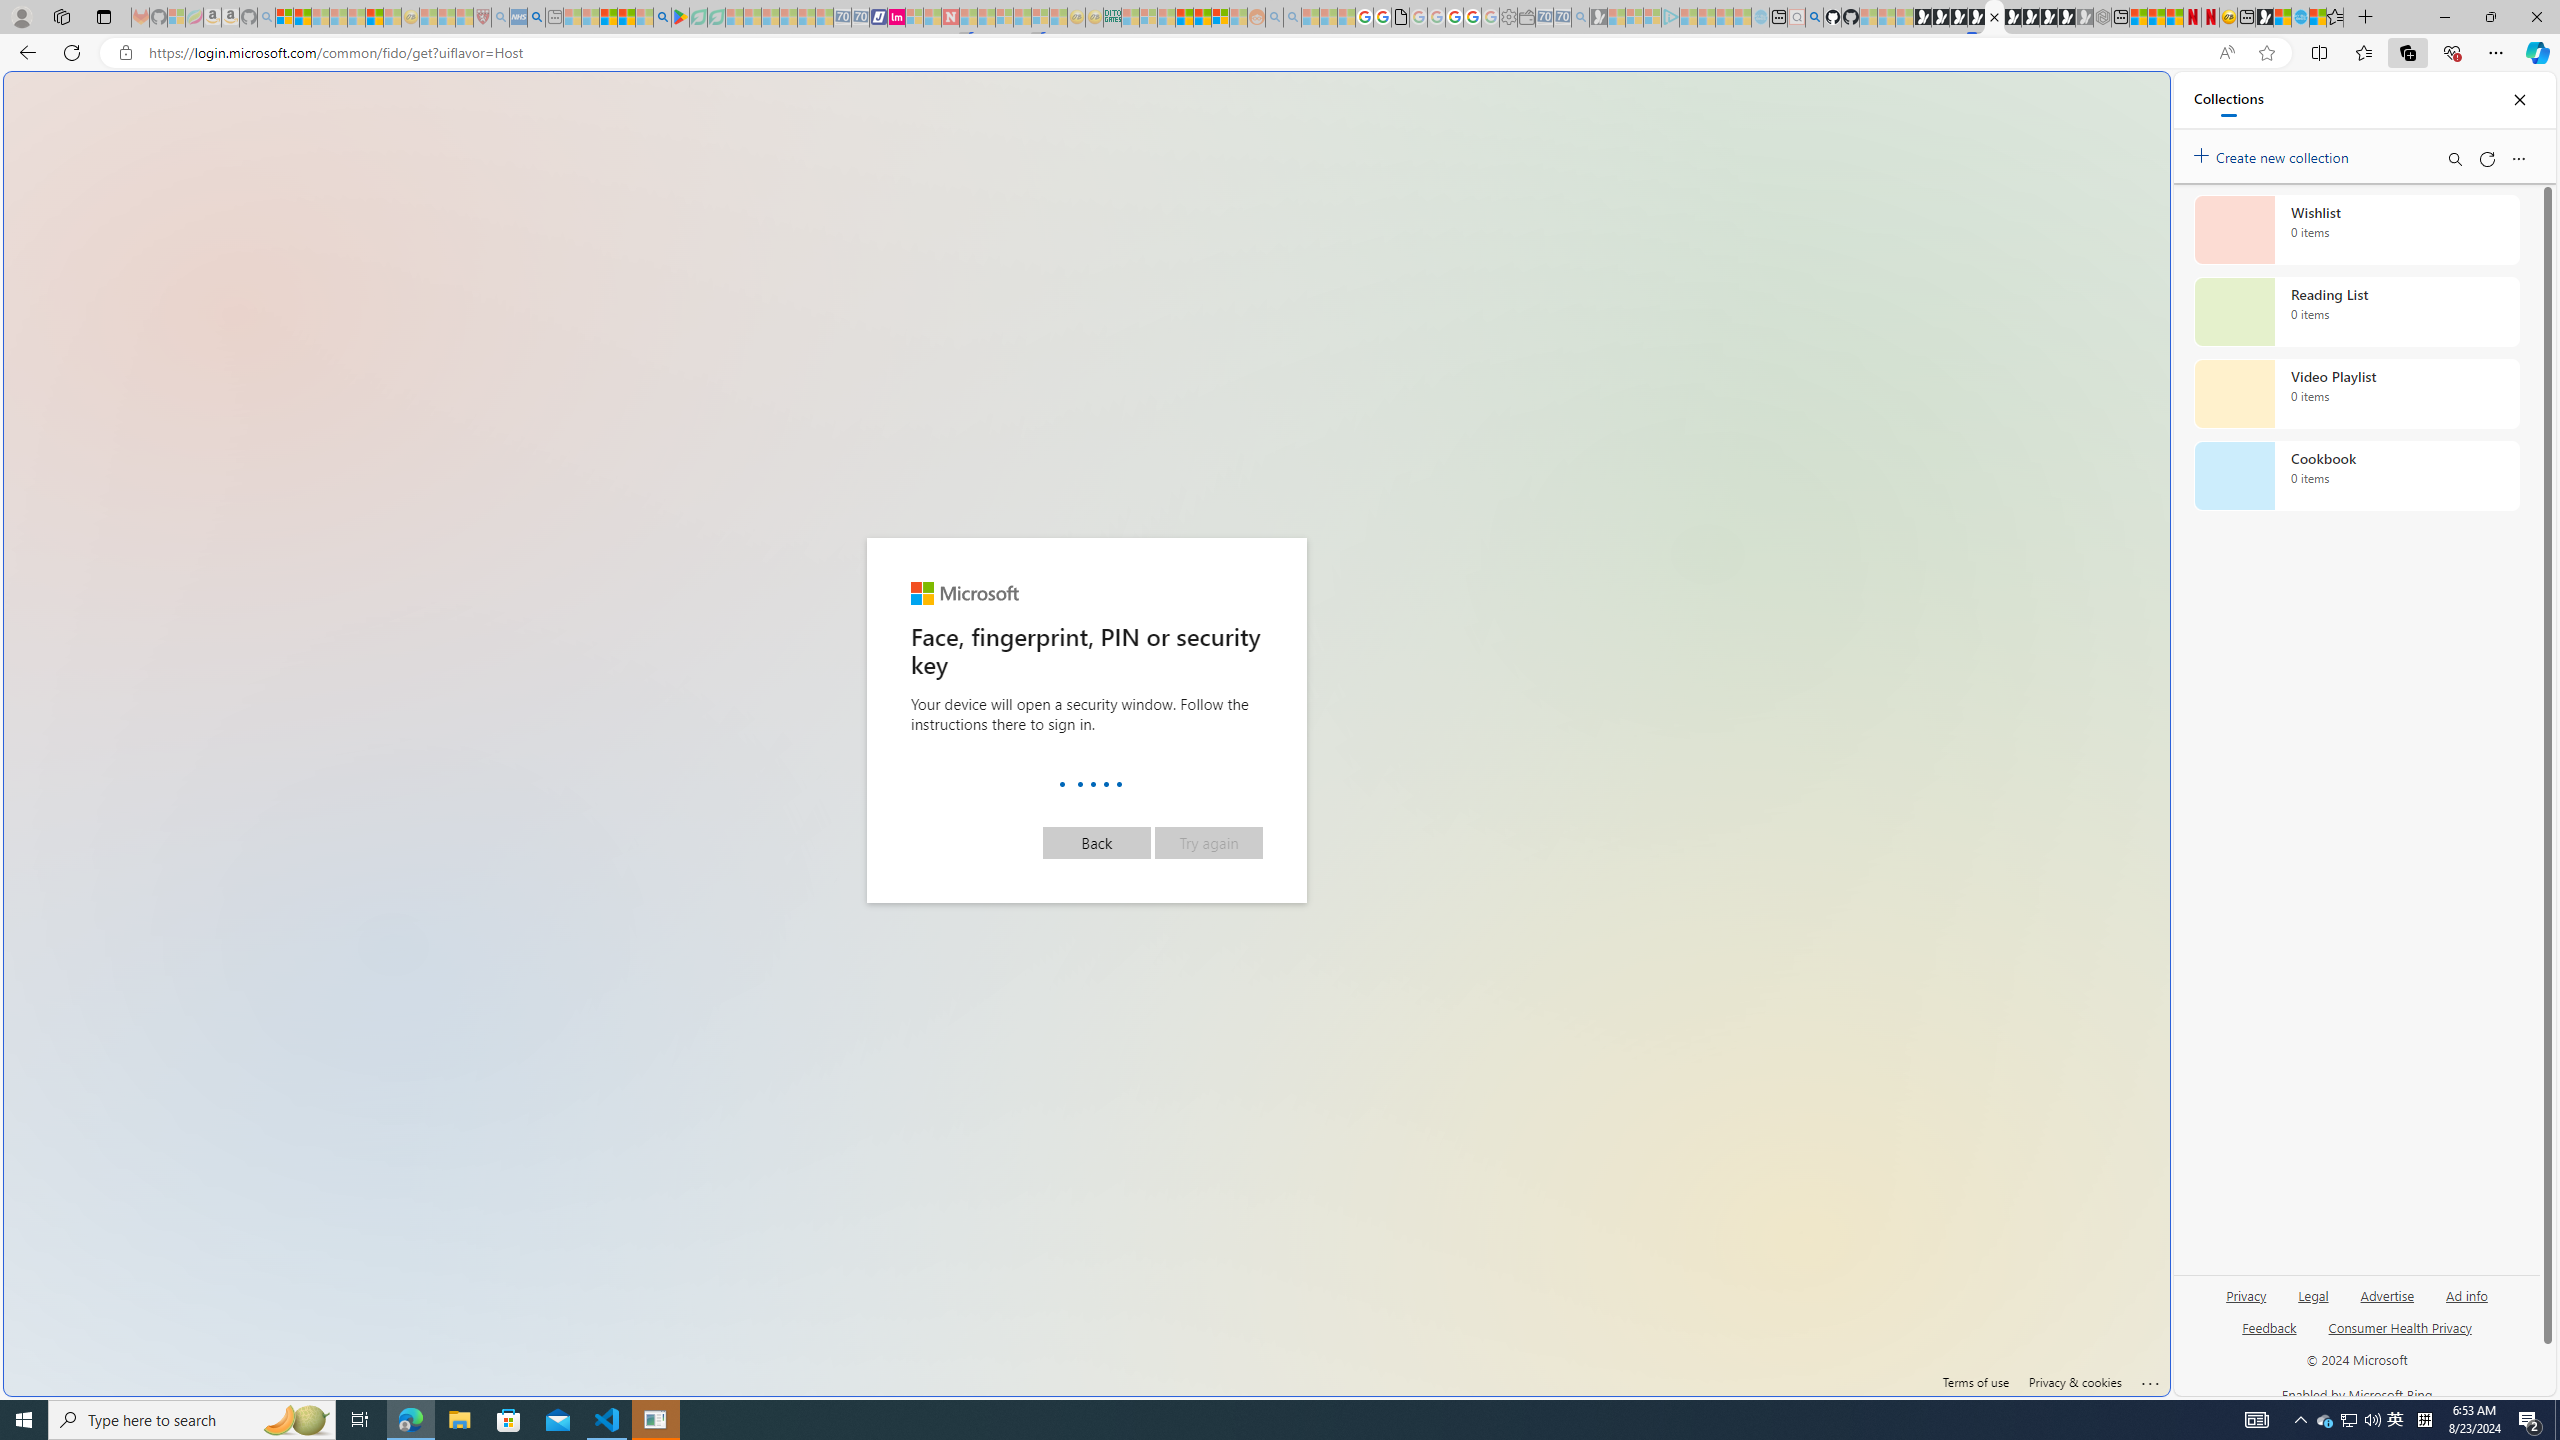  I want to click on 'github - Search', so click(1814, 16).